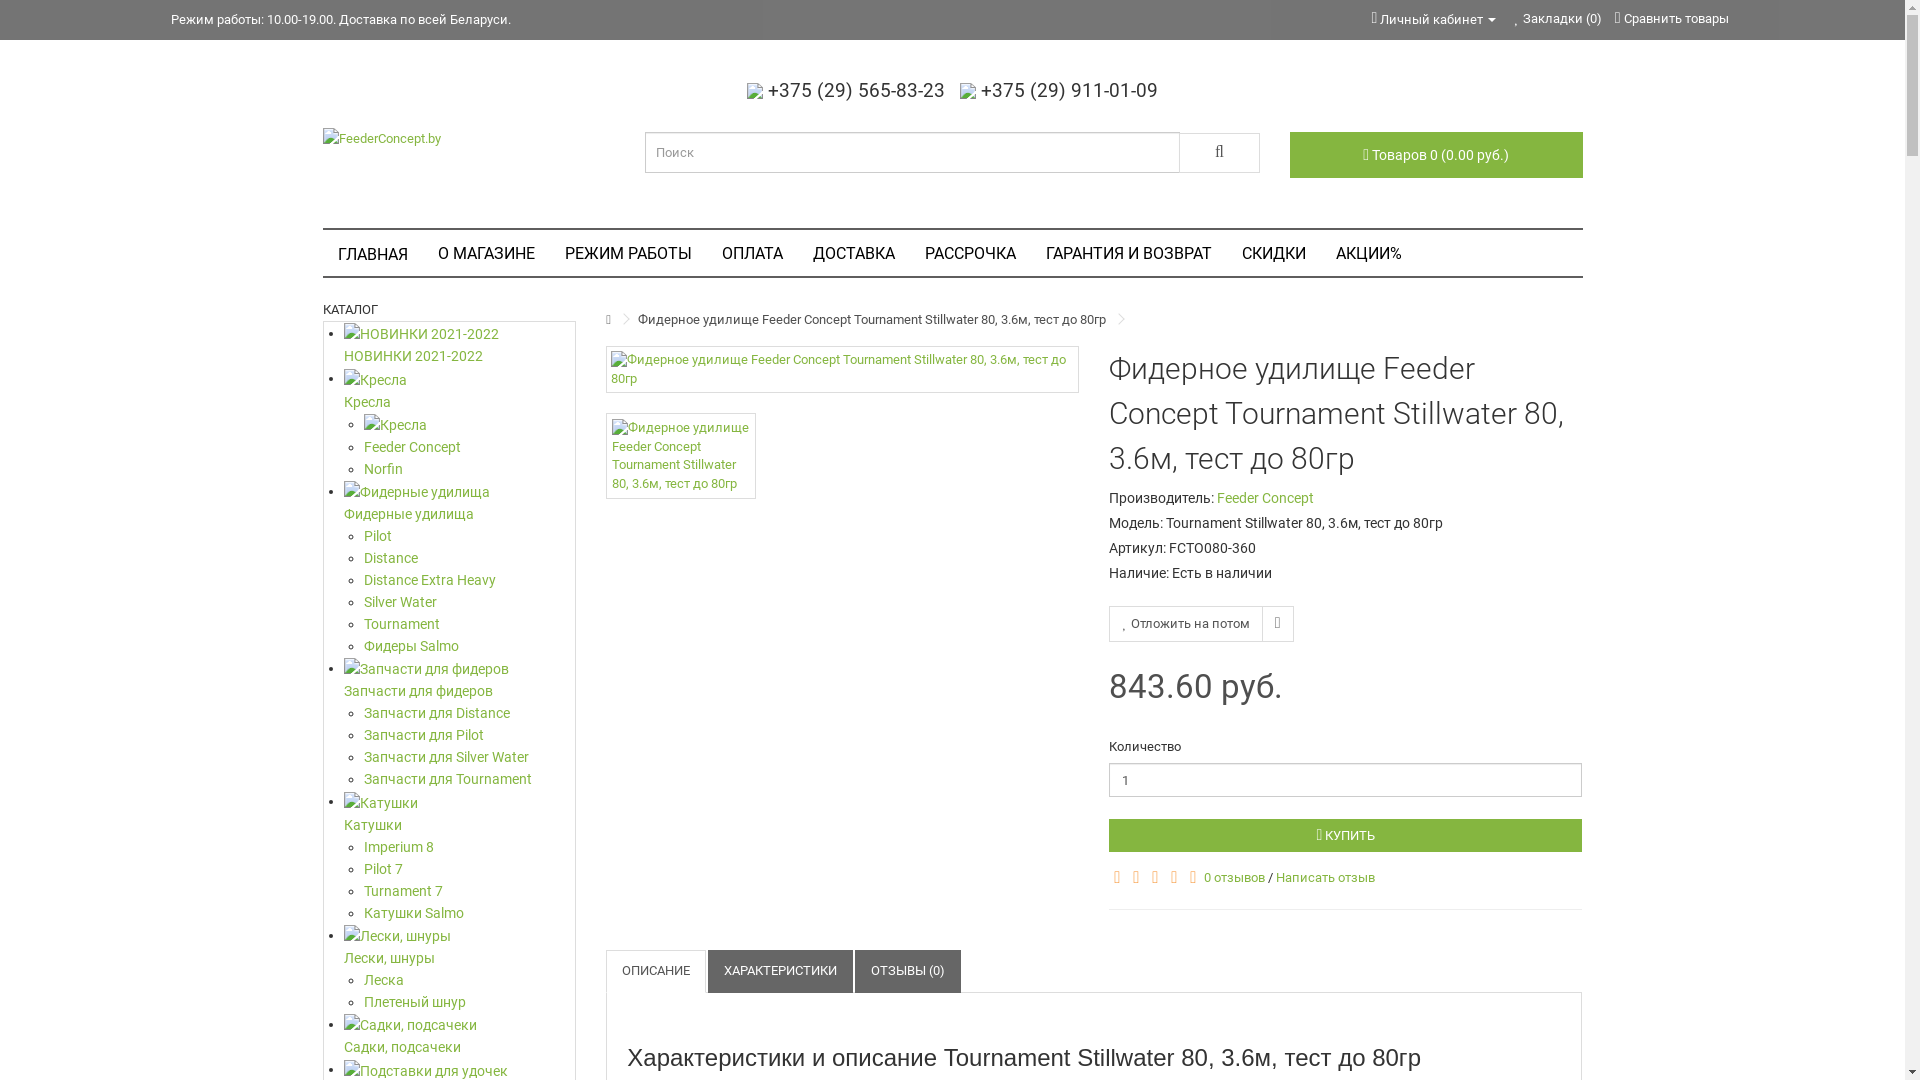  I want to click on 'FeederConcept.by', so click(321, 137).